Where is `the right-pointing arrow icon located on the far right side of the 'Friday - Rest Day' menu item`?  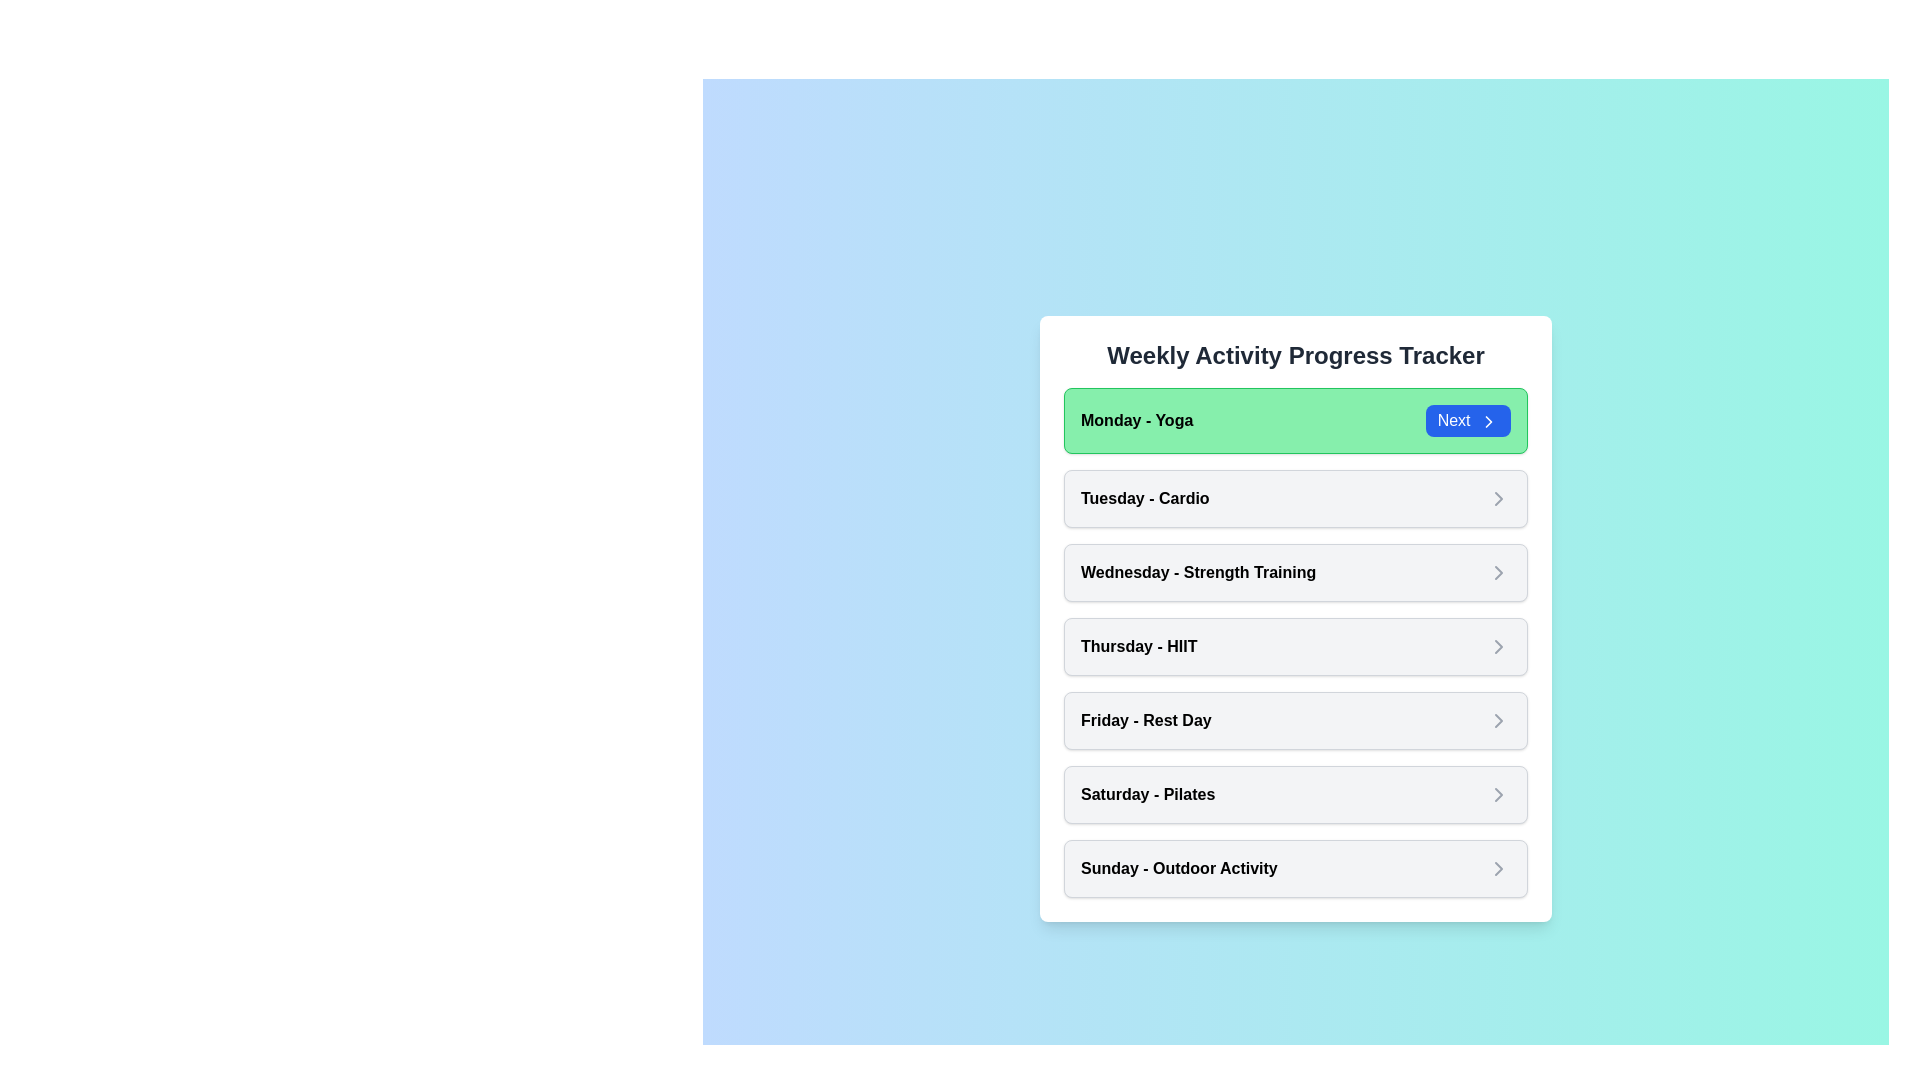
the right-pointing arrow icon located on the far right side of the 'Friday - Rest Day' menu item is located at coordinates (1498, 721).